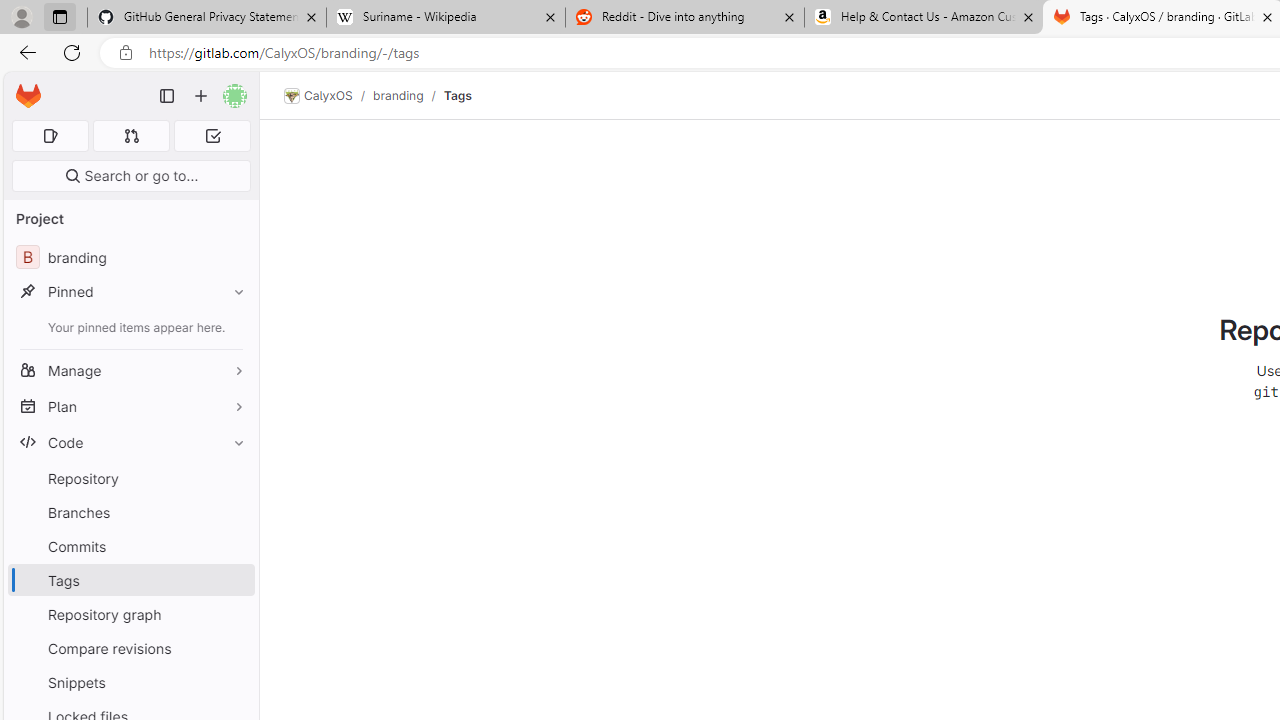 This screenshot has height=720, width=1280. What do you see at coordinates (684, 17) in the screenshot?
I see `'Reddit - Dive into anything'` at bounding box center [684, 17].